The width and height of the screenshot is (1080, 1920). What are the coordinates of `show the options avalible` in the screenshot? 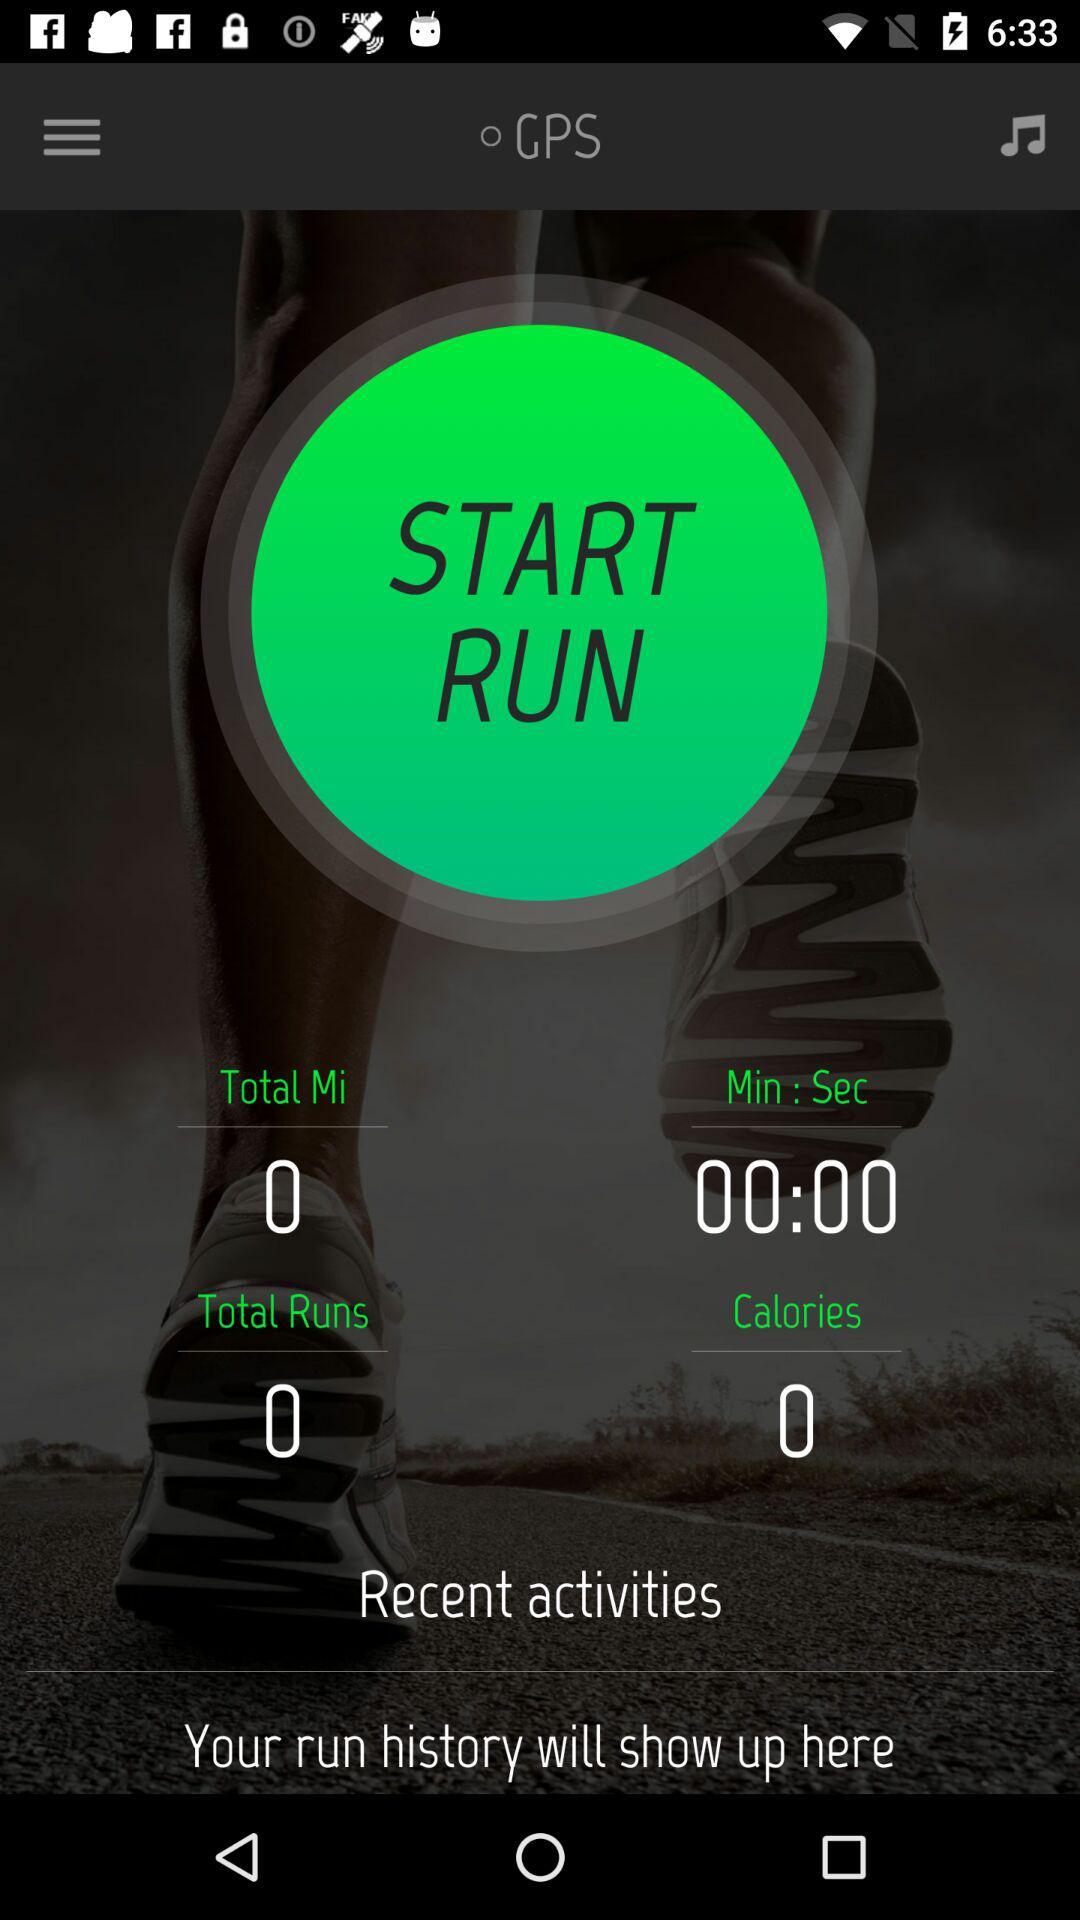 It's located at (79, 135).